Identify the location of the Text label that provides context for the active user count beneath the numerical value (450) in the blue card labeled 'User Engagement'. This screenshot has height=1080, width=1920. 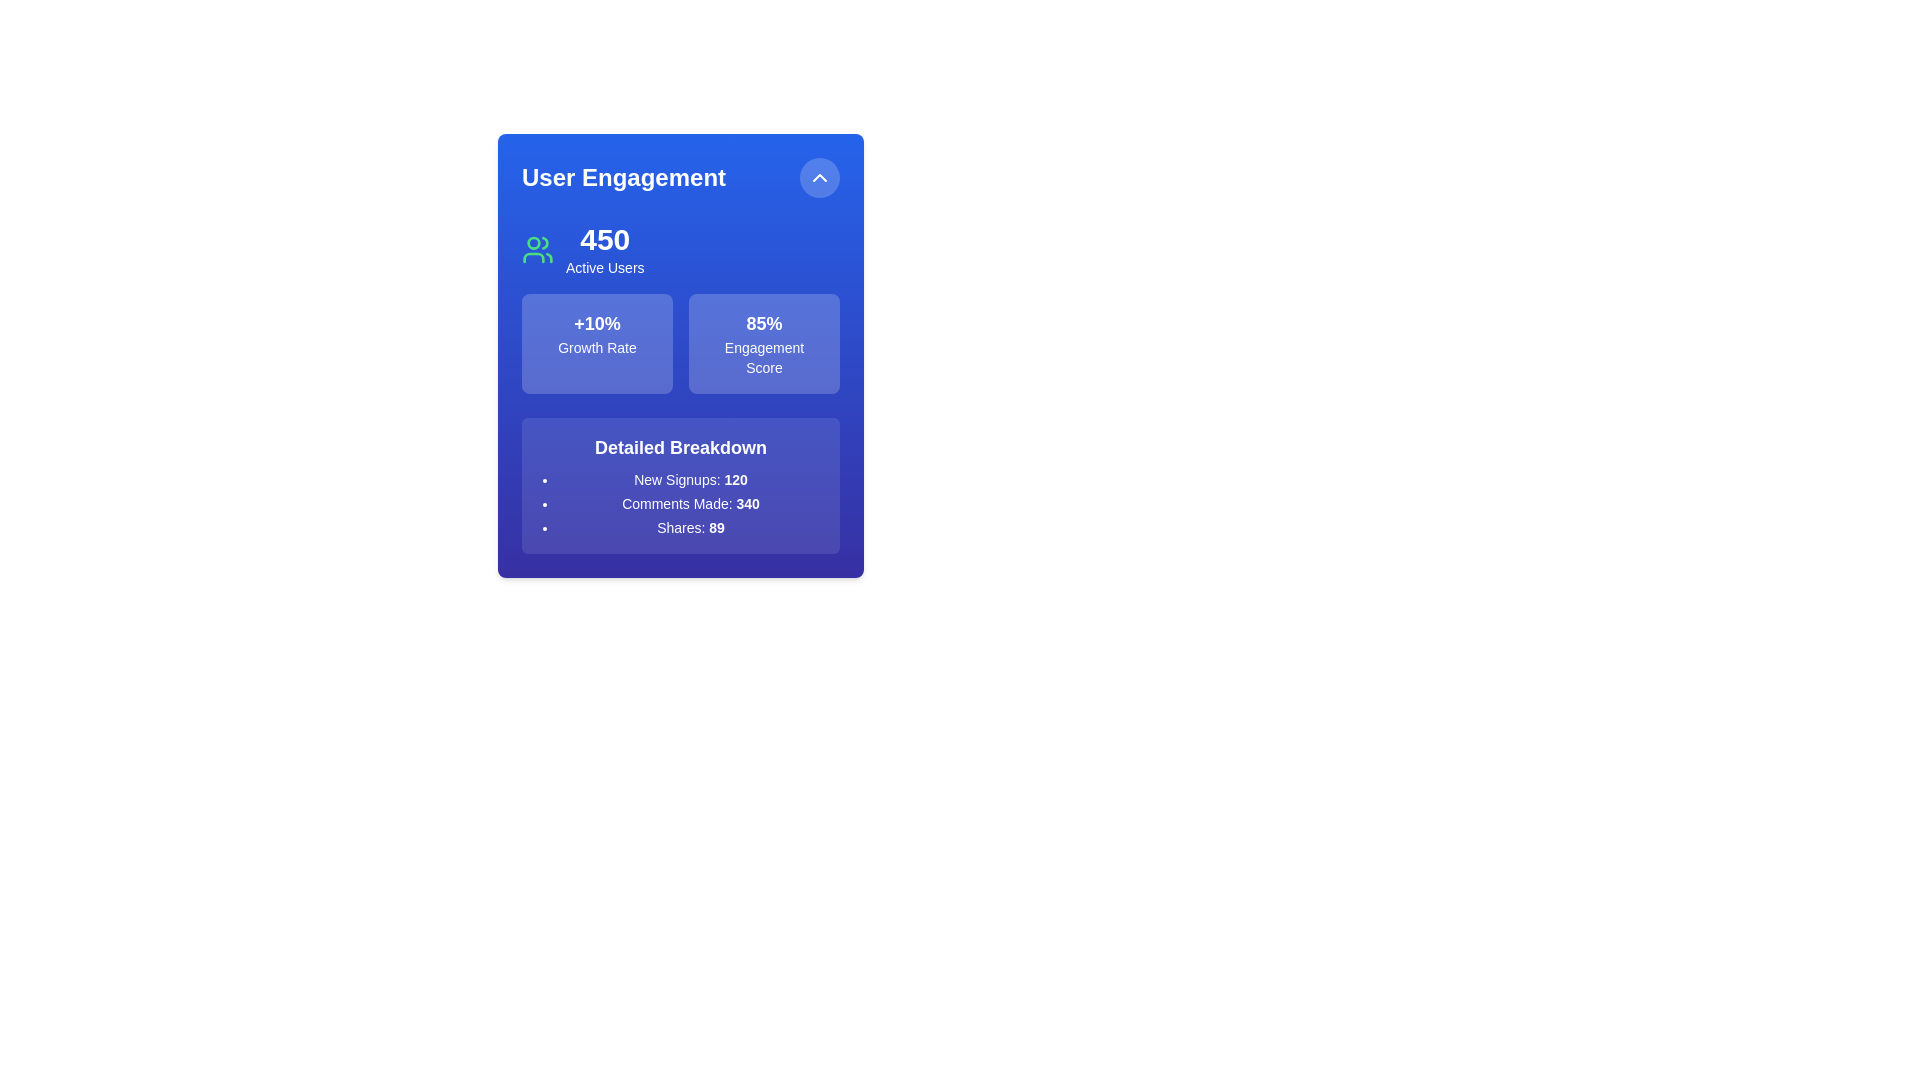
(604, 266).